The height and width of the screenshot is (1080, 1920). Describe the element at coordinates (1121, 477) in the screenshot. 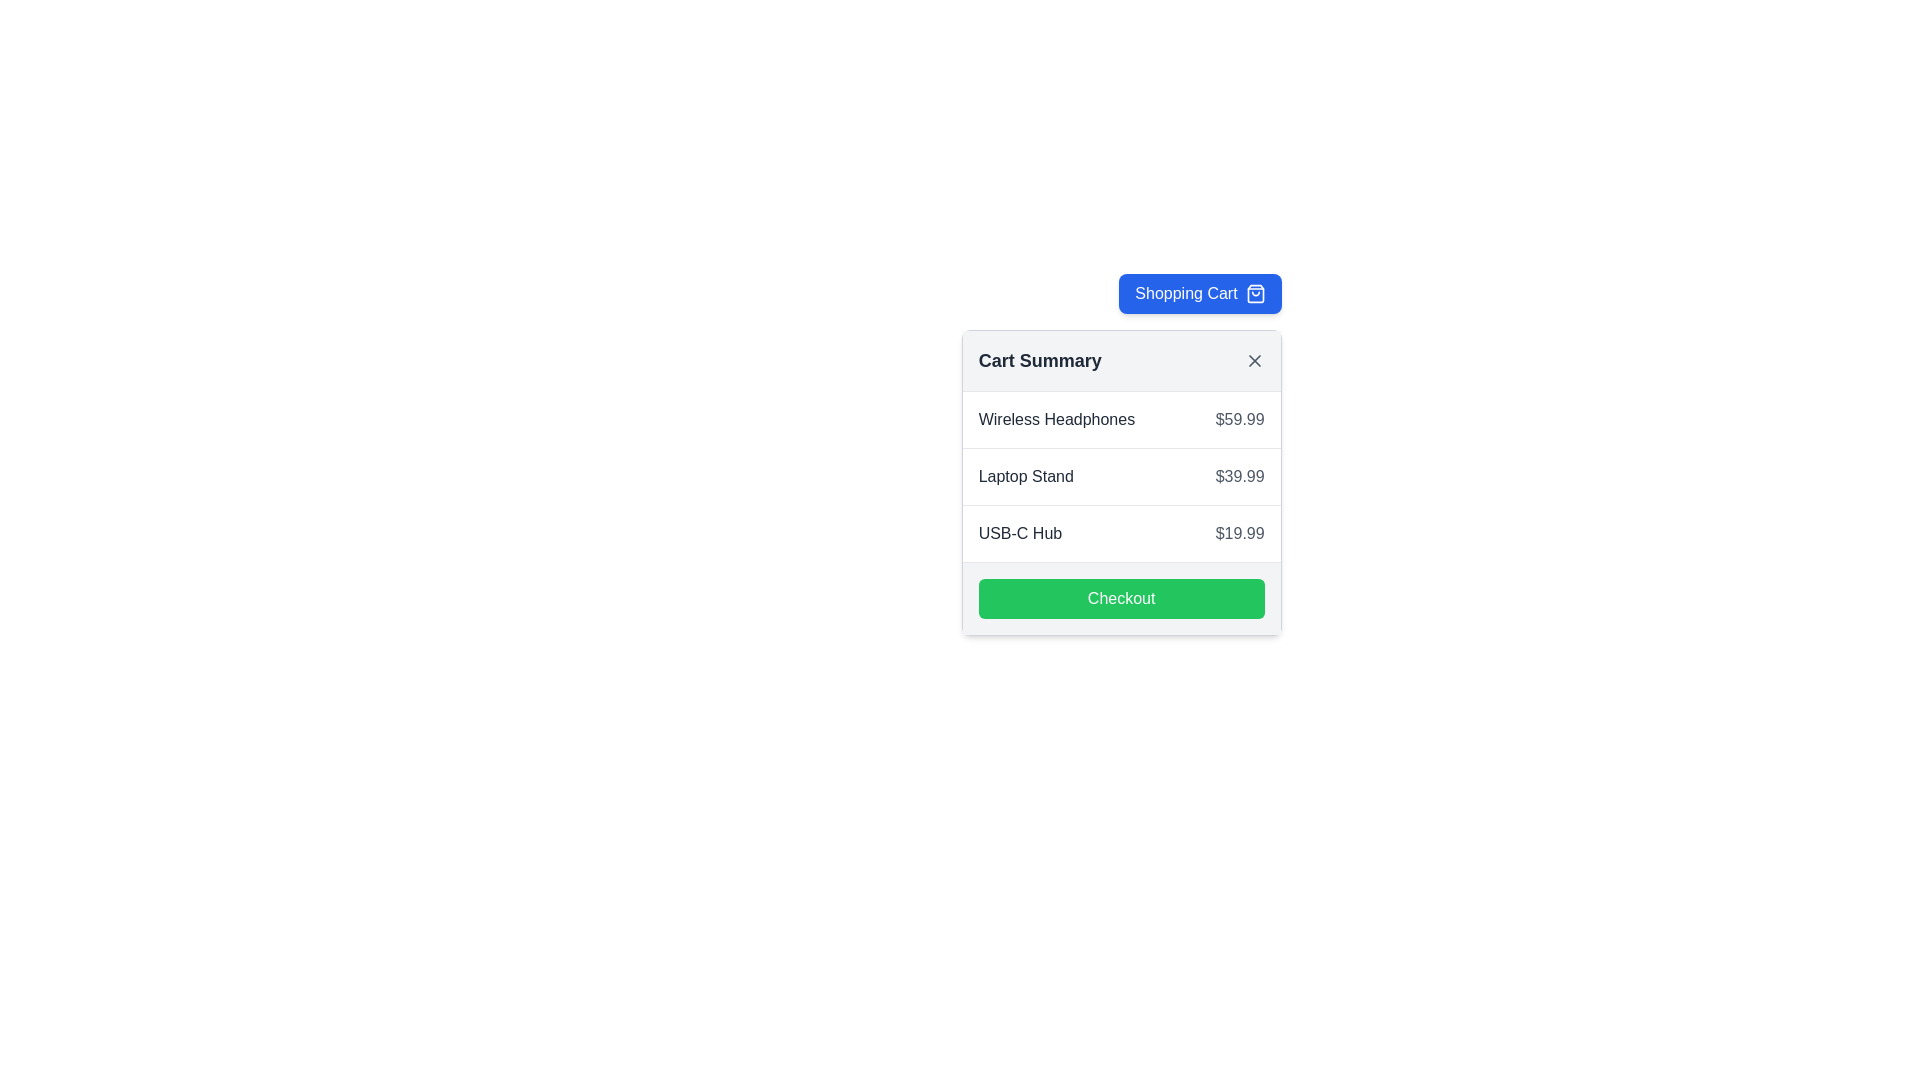

I see `the static informational list displaying 'Laptop Stand' priced at $39.99 within the cart summary, located in the top-right corner of the interface` at that location.